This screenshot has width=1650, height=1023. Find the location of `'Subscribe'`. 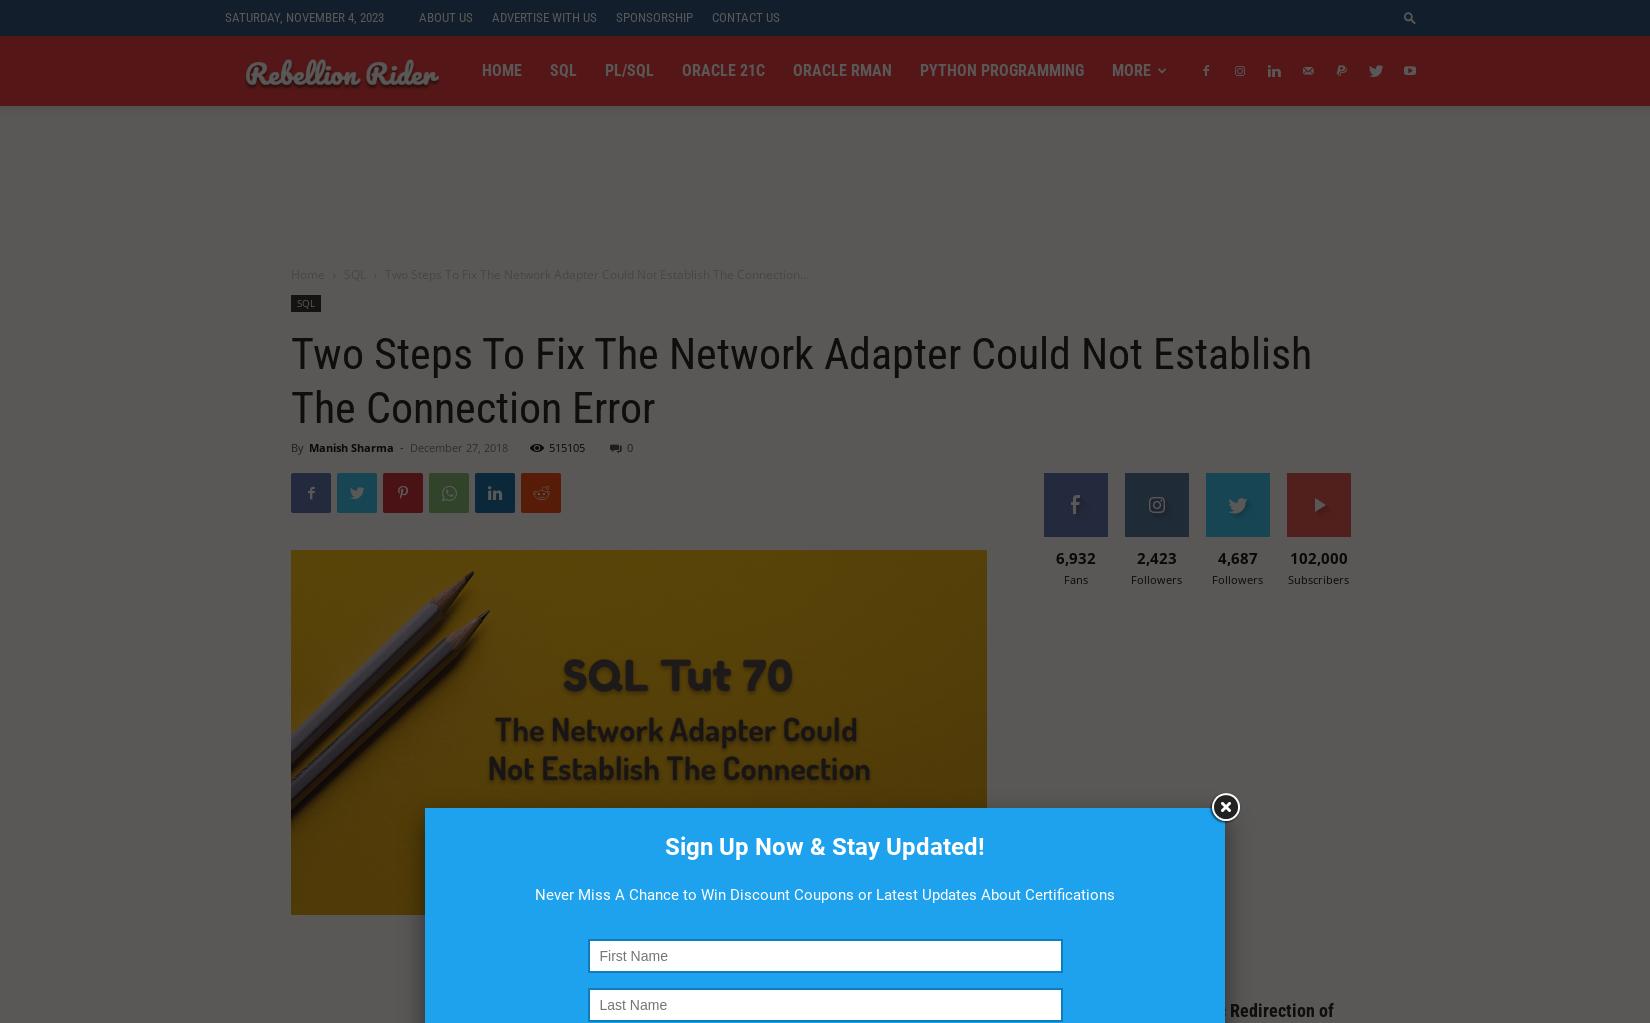

'Subscribe' is located at coordinates (1317, 480).